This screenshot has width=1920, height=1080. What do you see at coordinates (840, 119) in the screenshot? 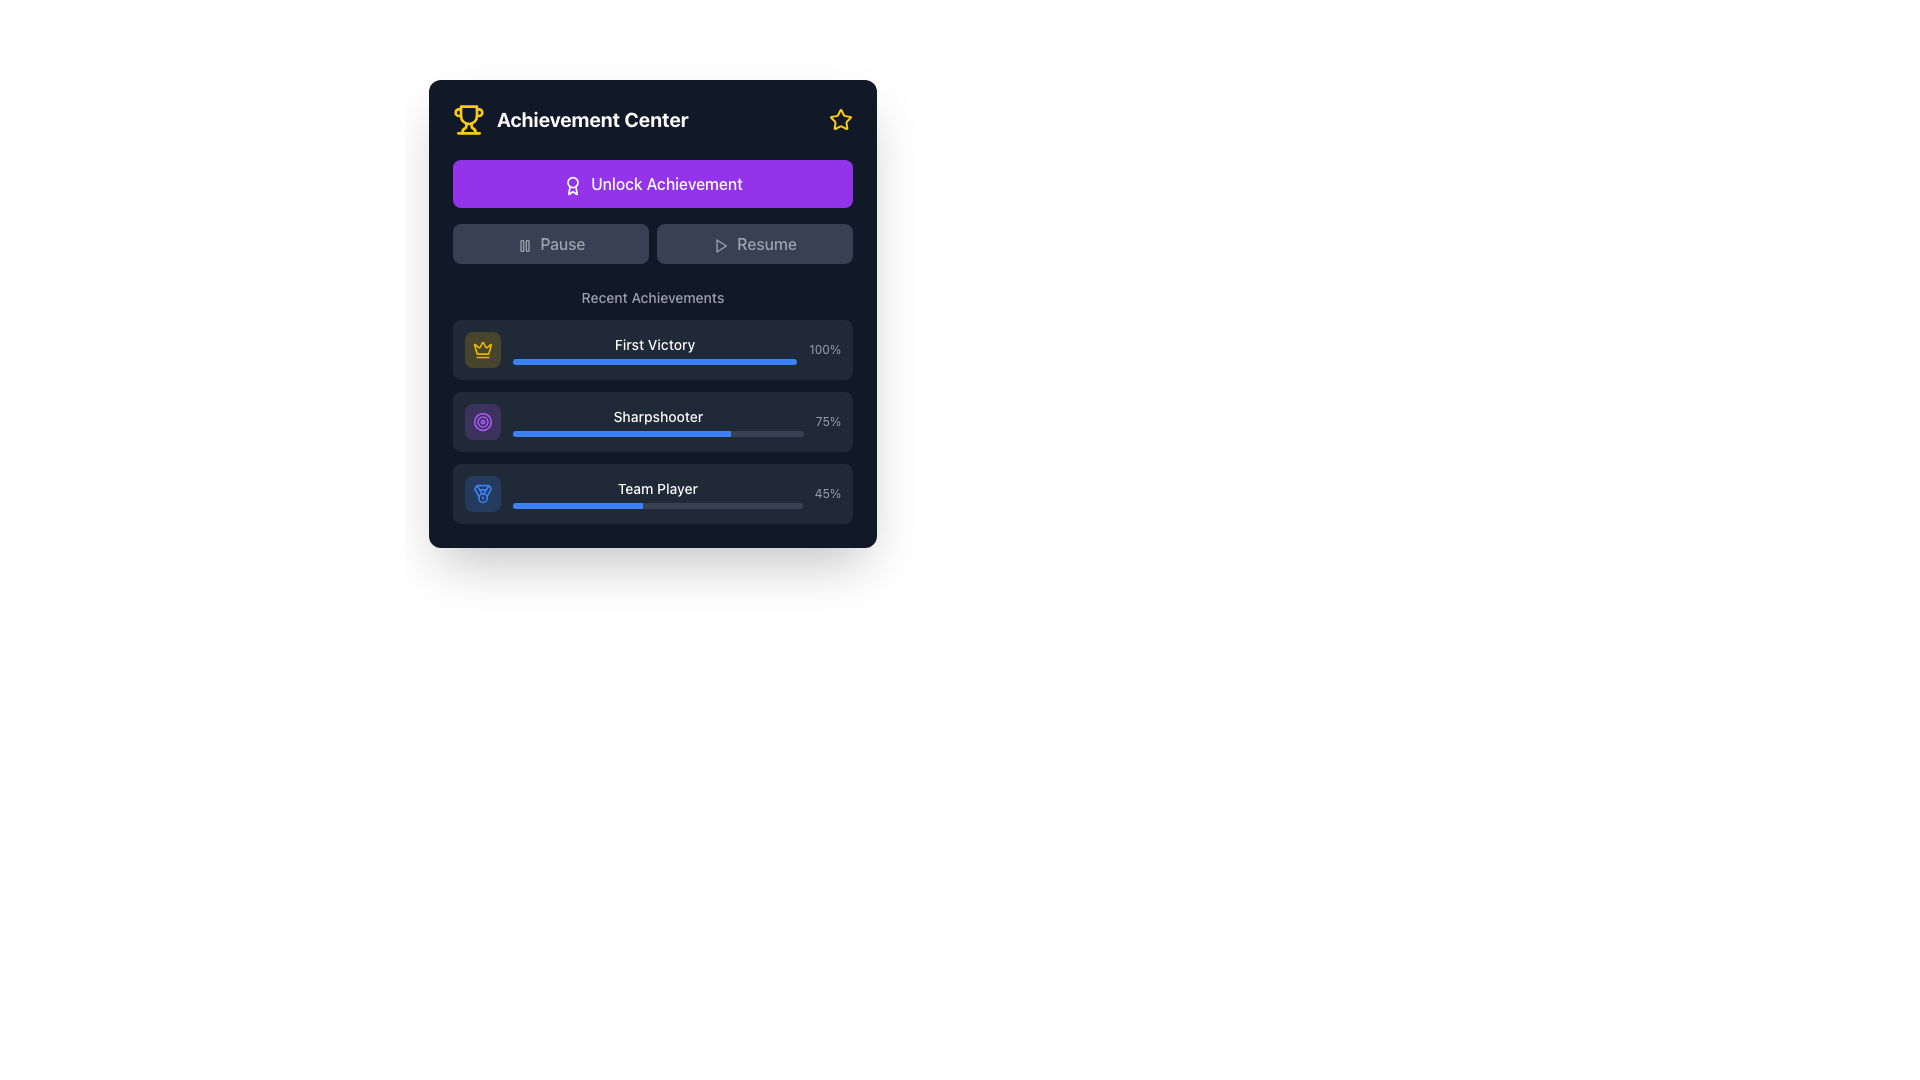
I see `the star icon located in the top-right corner of the 'Achievement Center' interface, which serves as a visual indicator for favoriting or highlighting achievements` at bounding box center [840, 119].